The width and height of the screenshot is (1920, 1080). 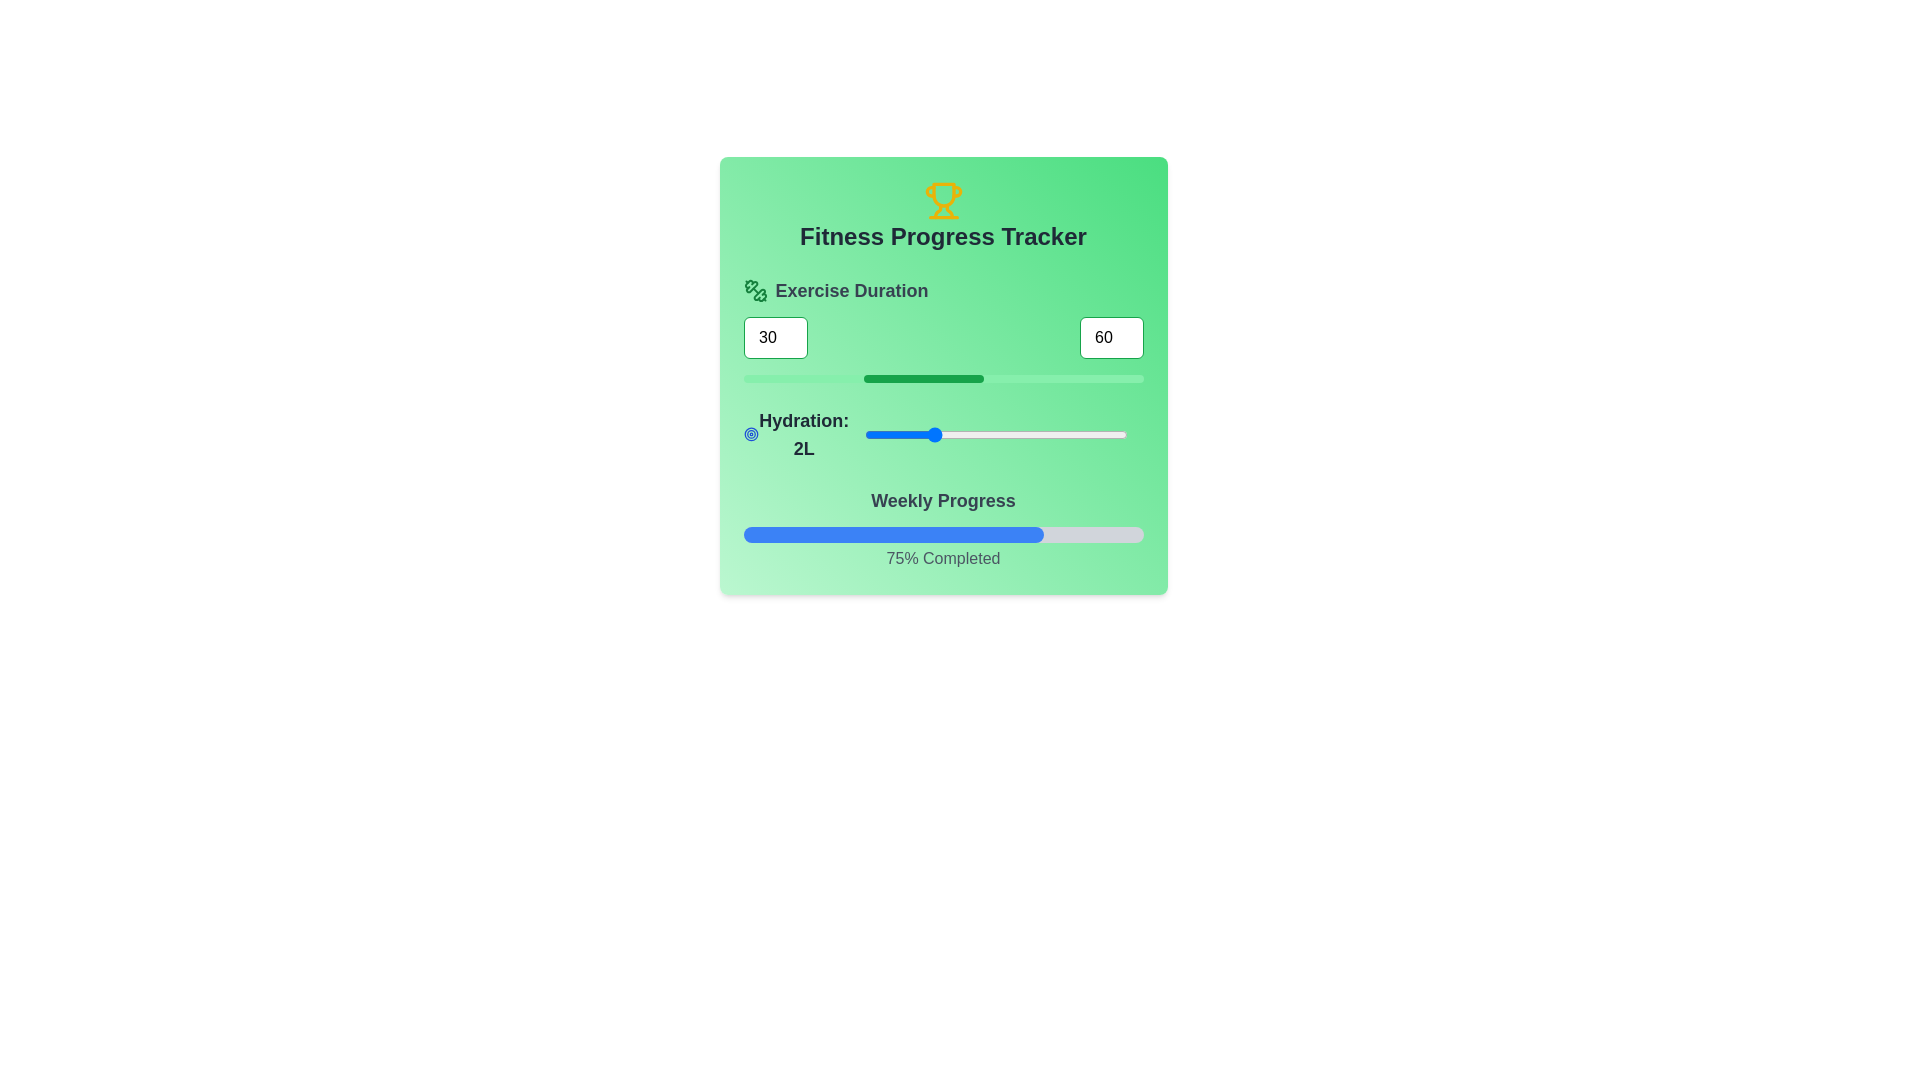 What do you see at coordinates (942, 434) in the screenshot?
I see `the slider's handle in the hydration section labeled 'Hydration: 2L' to reposition it` at bounding box center [942, 434].